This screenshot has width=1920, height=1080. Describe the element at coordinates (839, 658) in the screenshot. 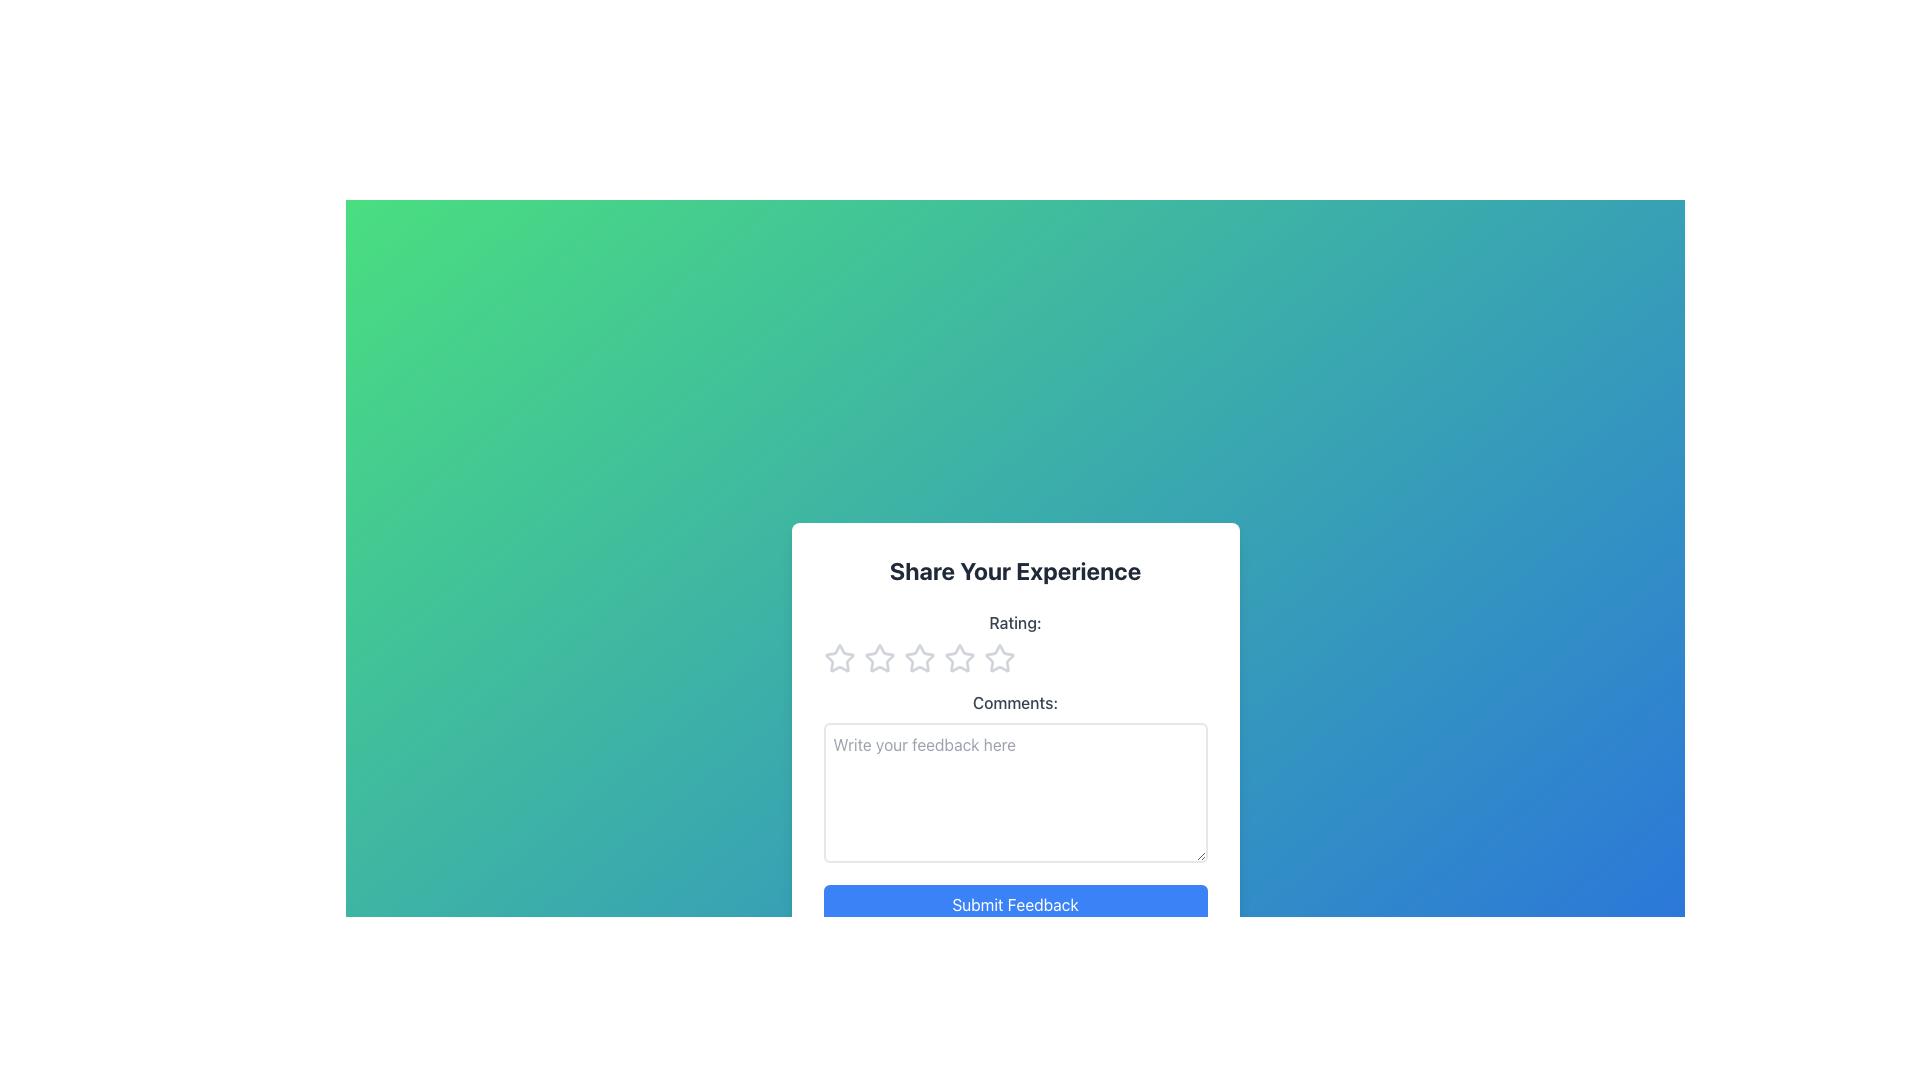

I see `the first star icon` at that location.